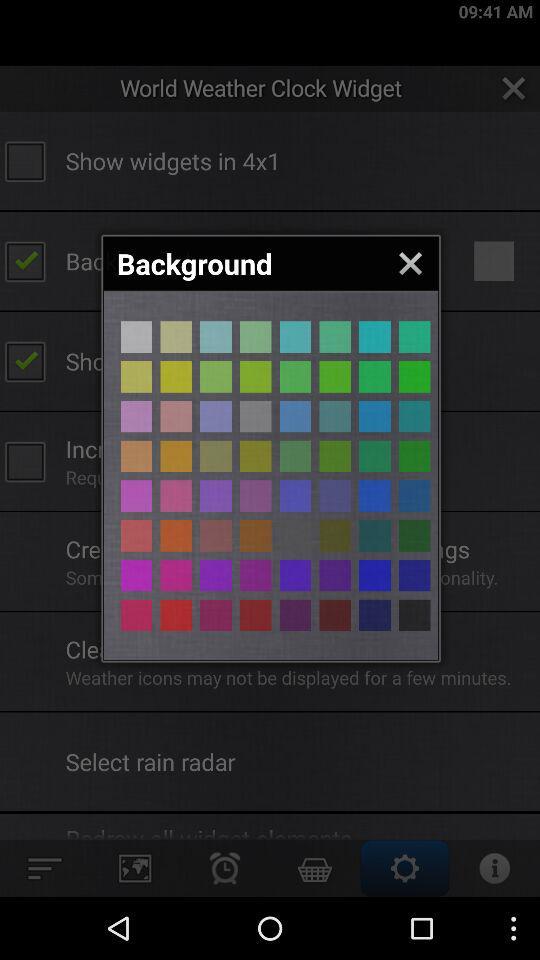 The image size is (540, 960). What do you see at coordinates (255, 415) in the screenshot?
I see `color` at bounding box center [255, 415].